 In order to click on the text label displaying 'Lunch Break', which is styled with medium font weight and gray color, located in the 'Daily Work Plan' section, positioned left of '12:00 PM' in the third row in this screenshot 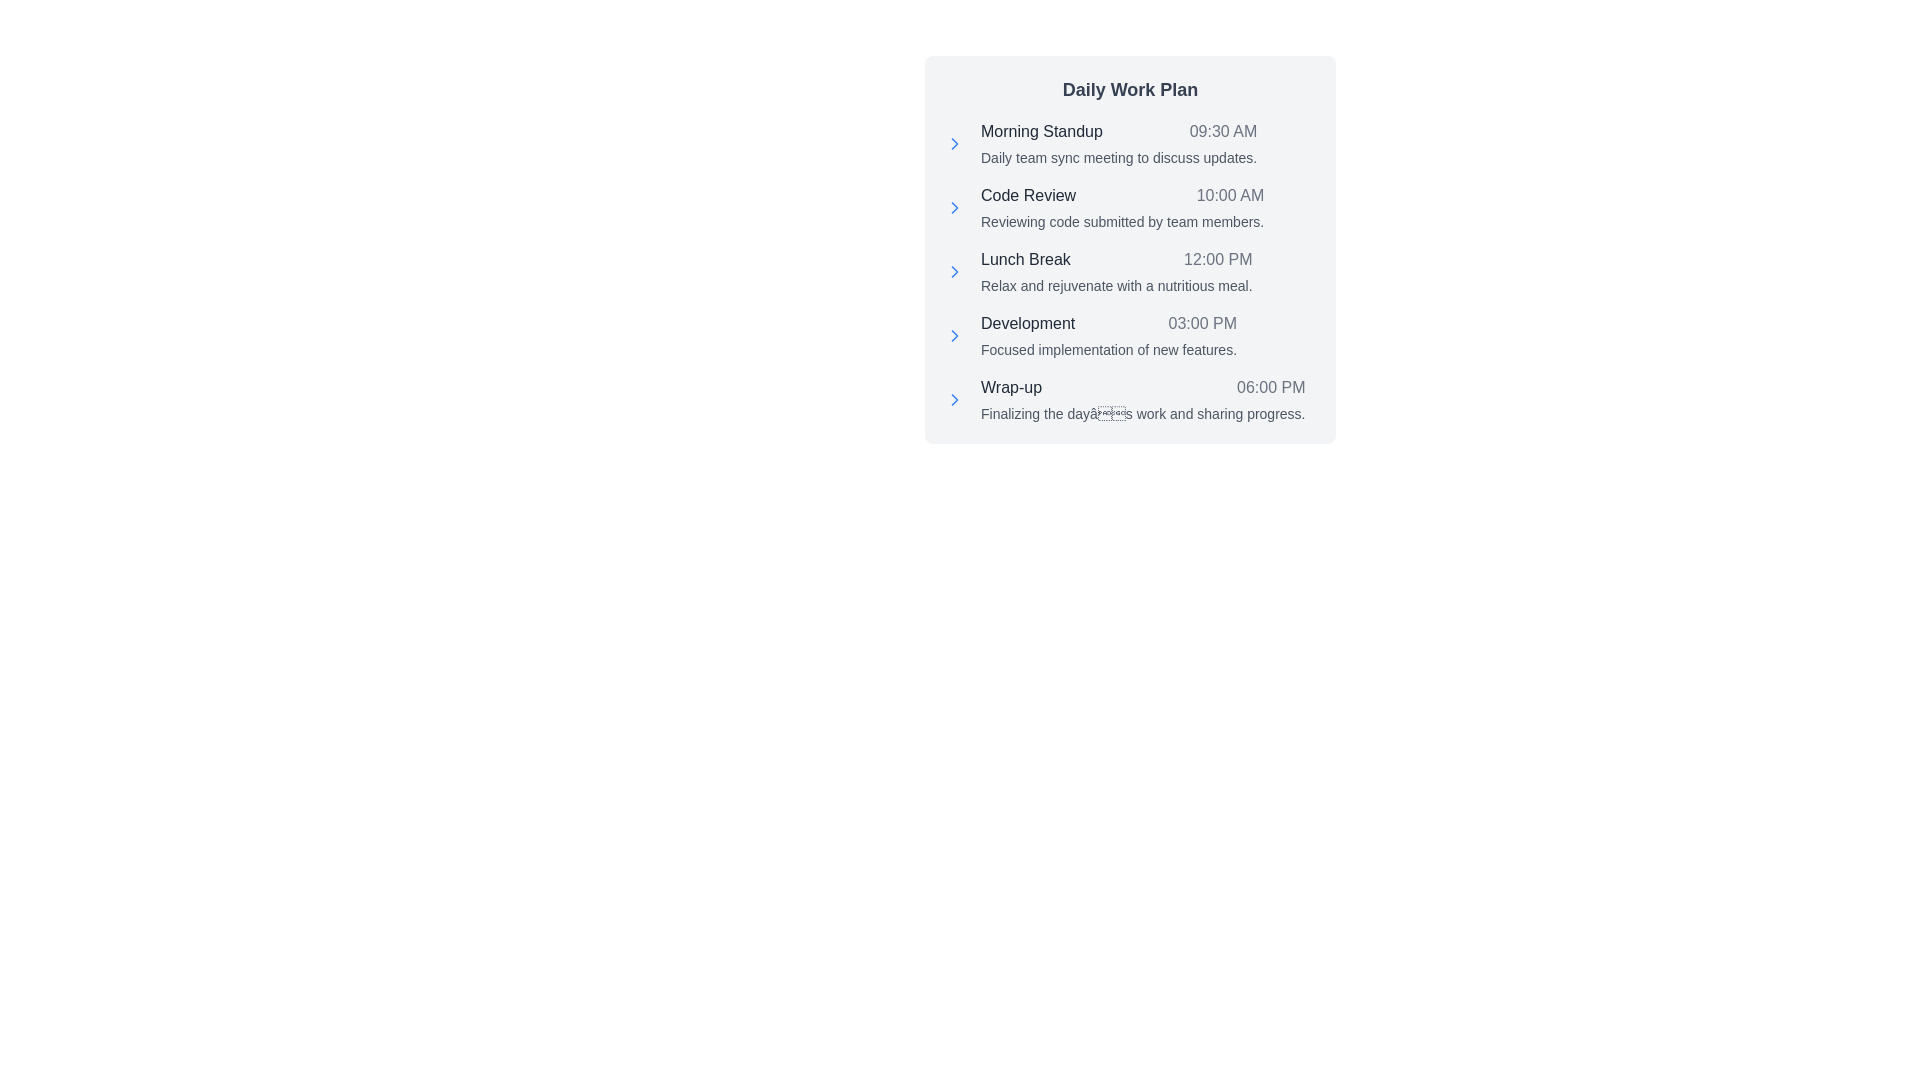, I will do `click(1025, 258)`.